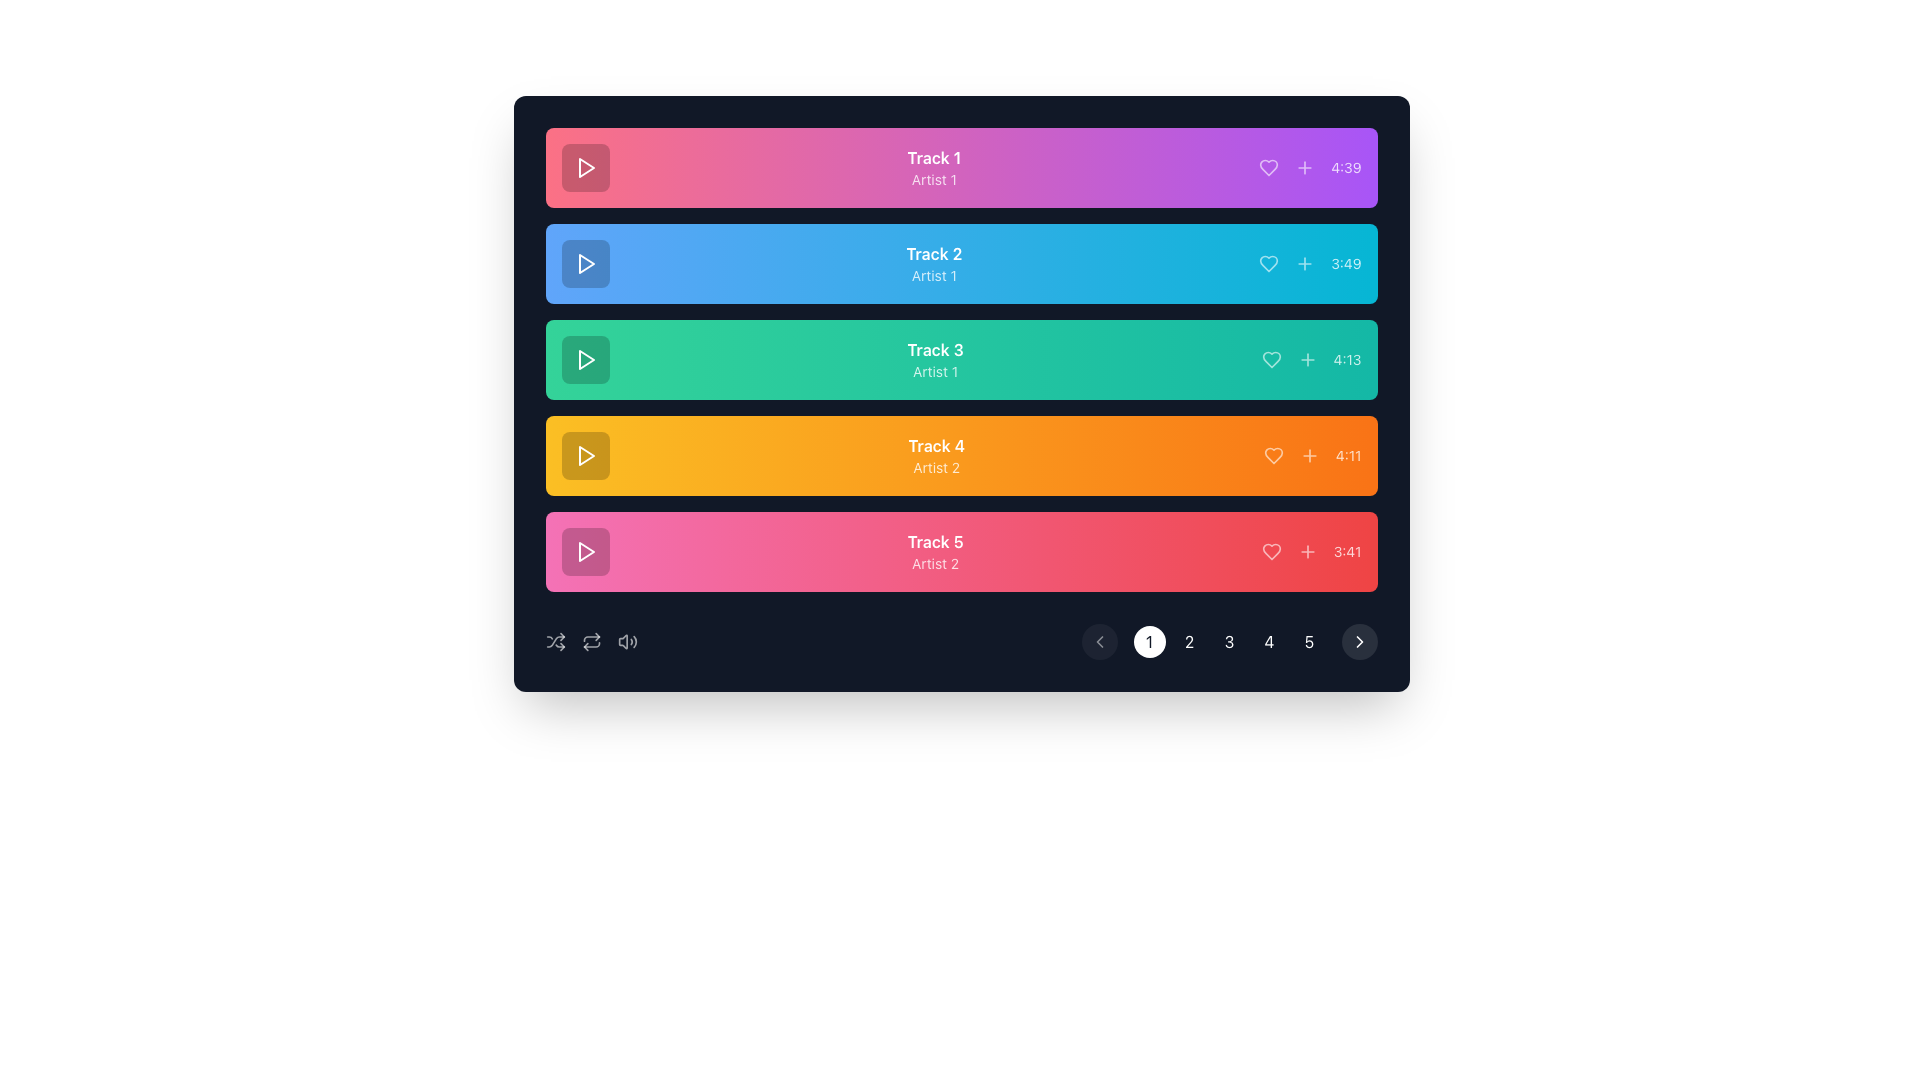 This screenshot has width=1920, height=1080. Describe the element at coordinates (934, 551) in the screenshot. I see `displayed information from the title block showing the name and artist of the track, which is the fifth item in the vertical list of tracks` at that location.